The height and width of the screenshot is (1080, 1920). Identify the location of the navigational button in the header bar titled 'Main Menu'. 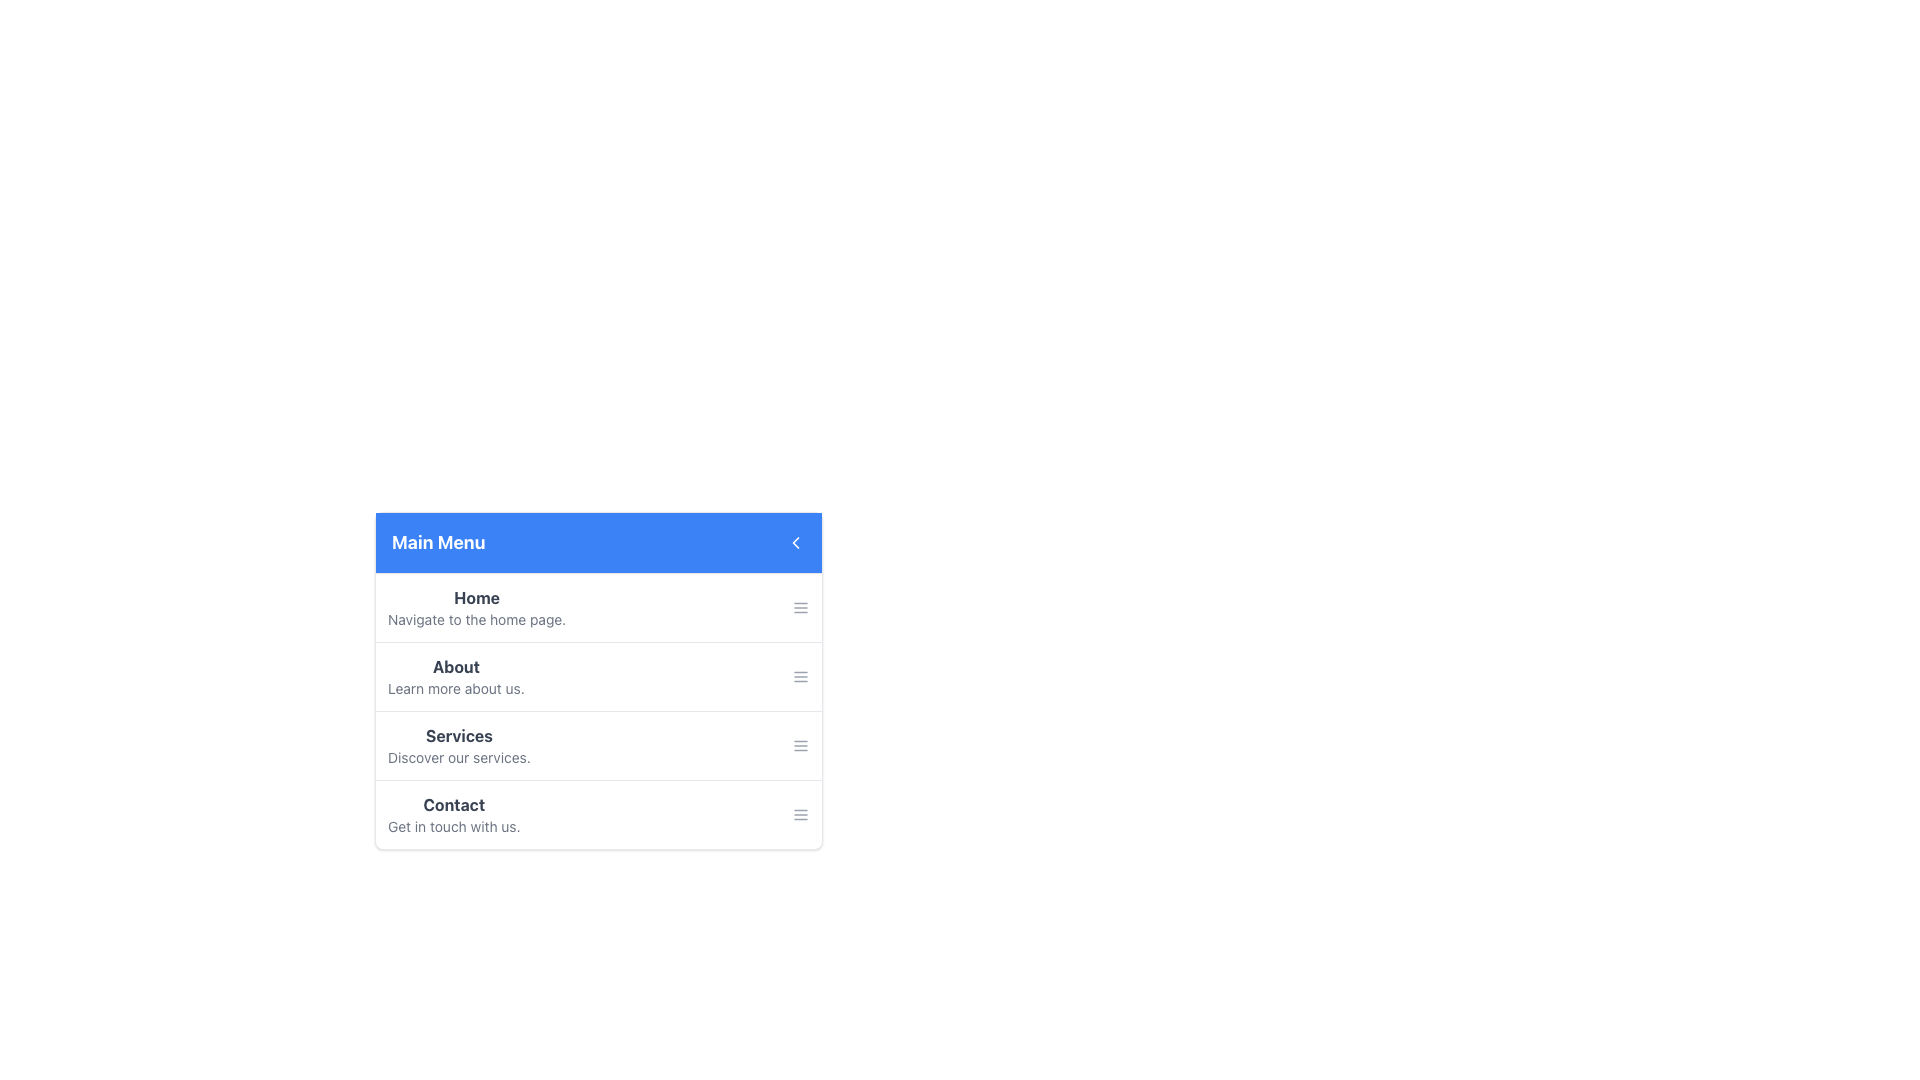
(795, 543).